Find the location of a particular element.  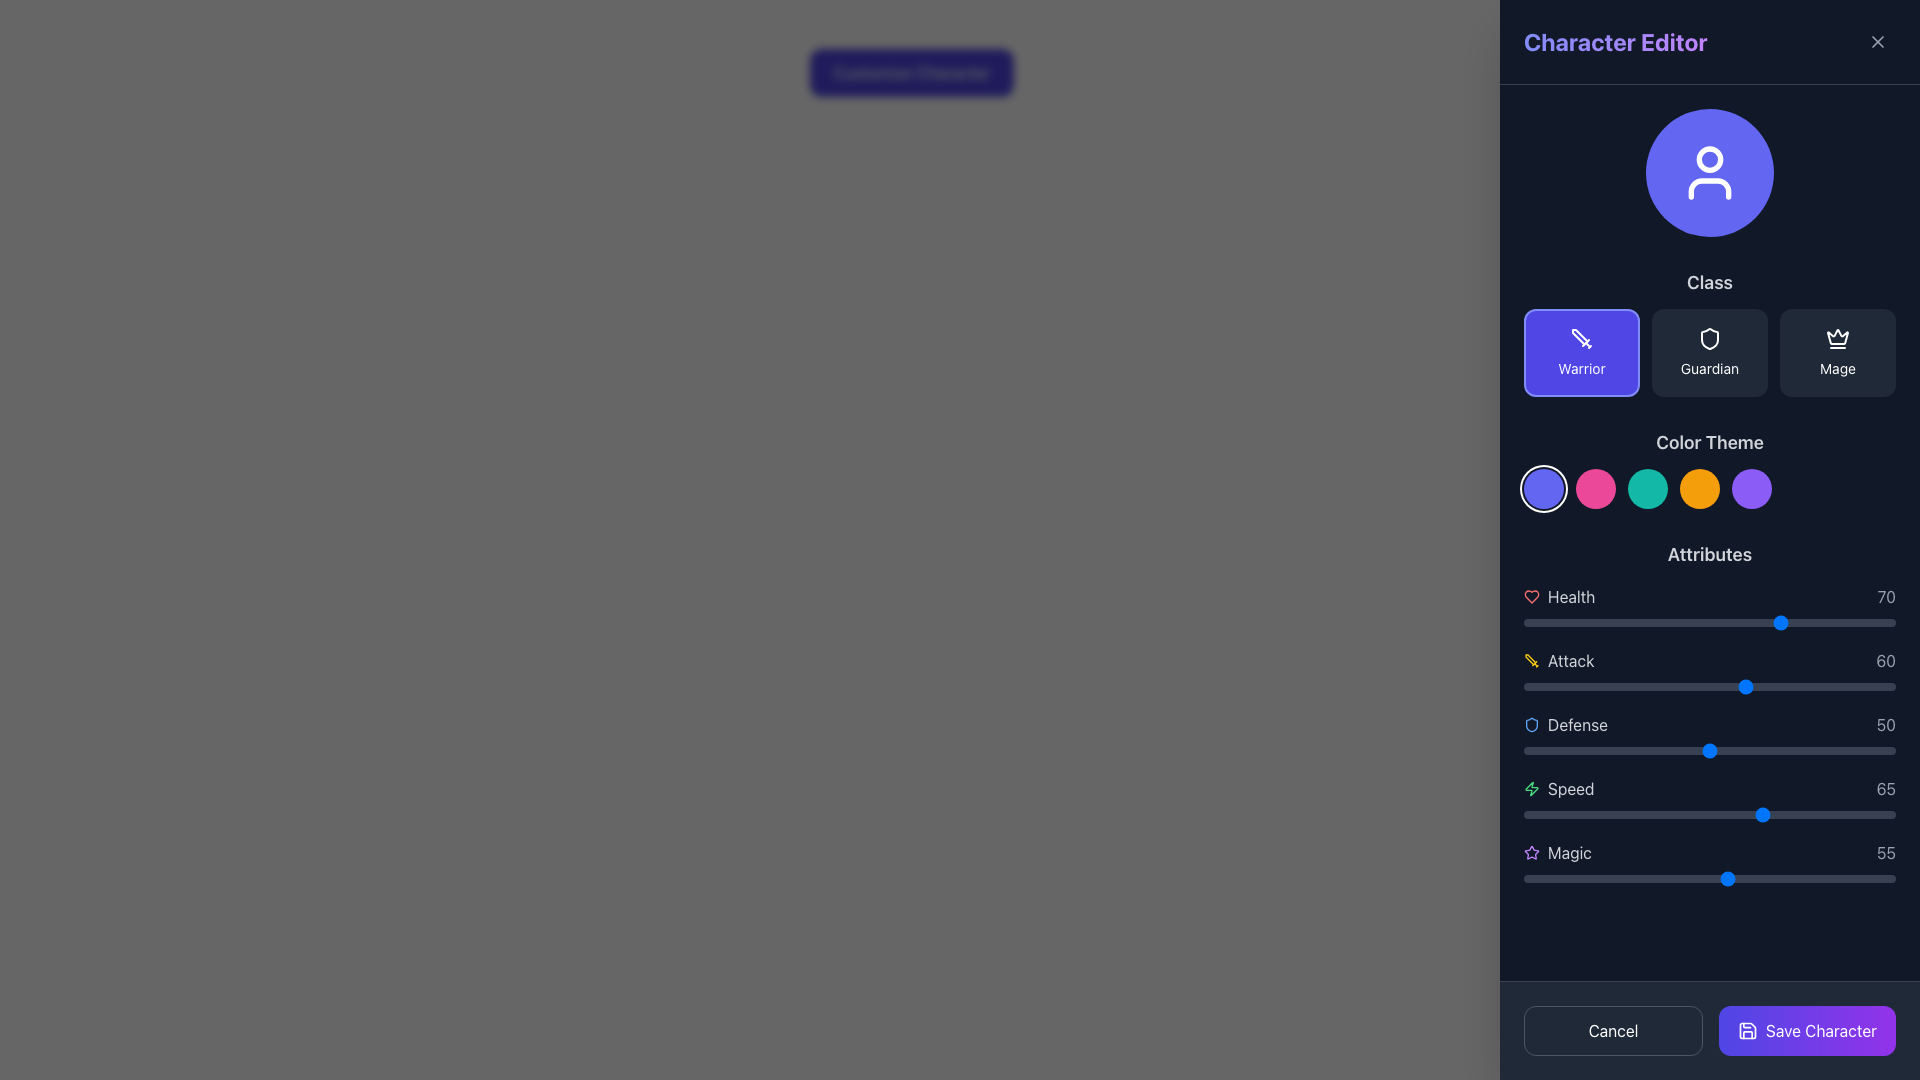

health value is located at coordinates (1589, 622).